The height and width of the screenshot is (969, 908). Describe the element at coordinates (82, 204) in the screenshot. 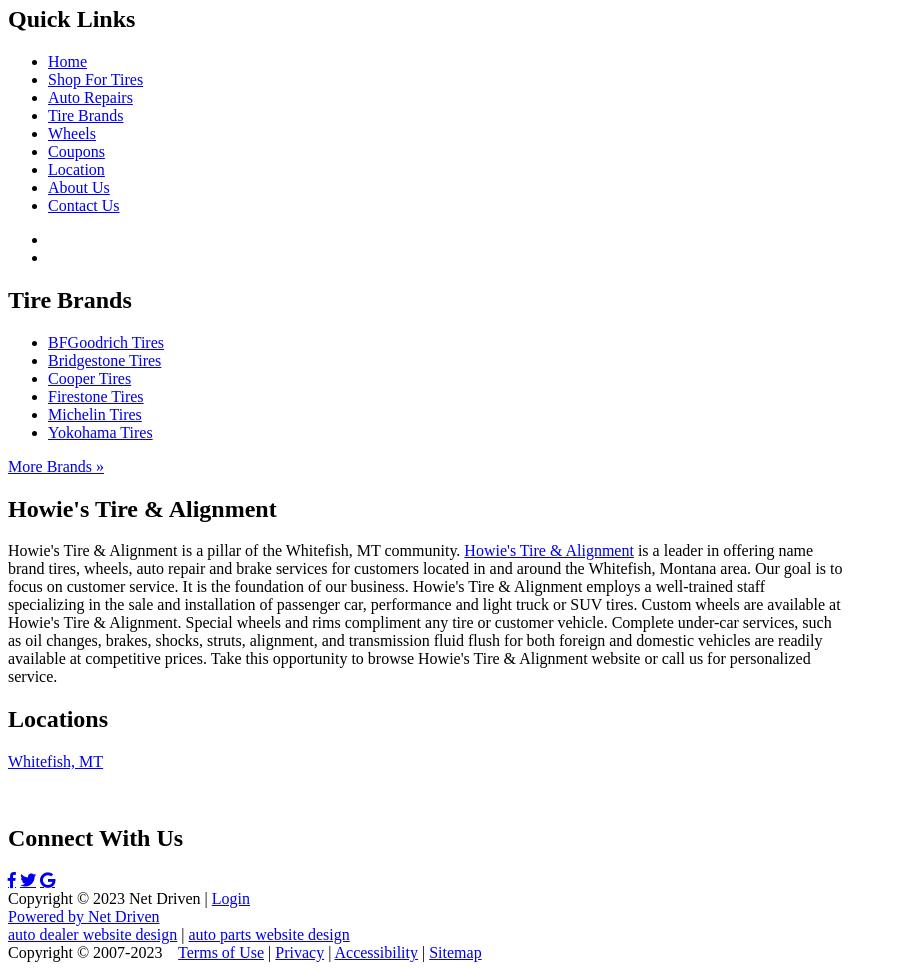

I see `'Contact Us'` at that location.